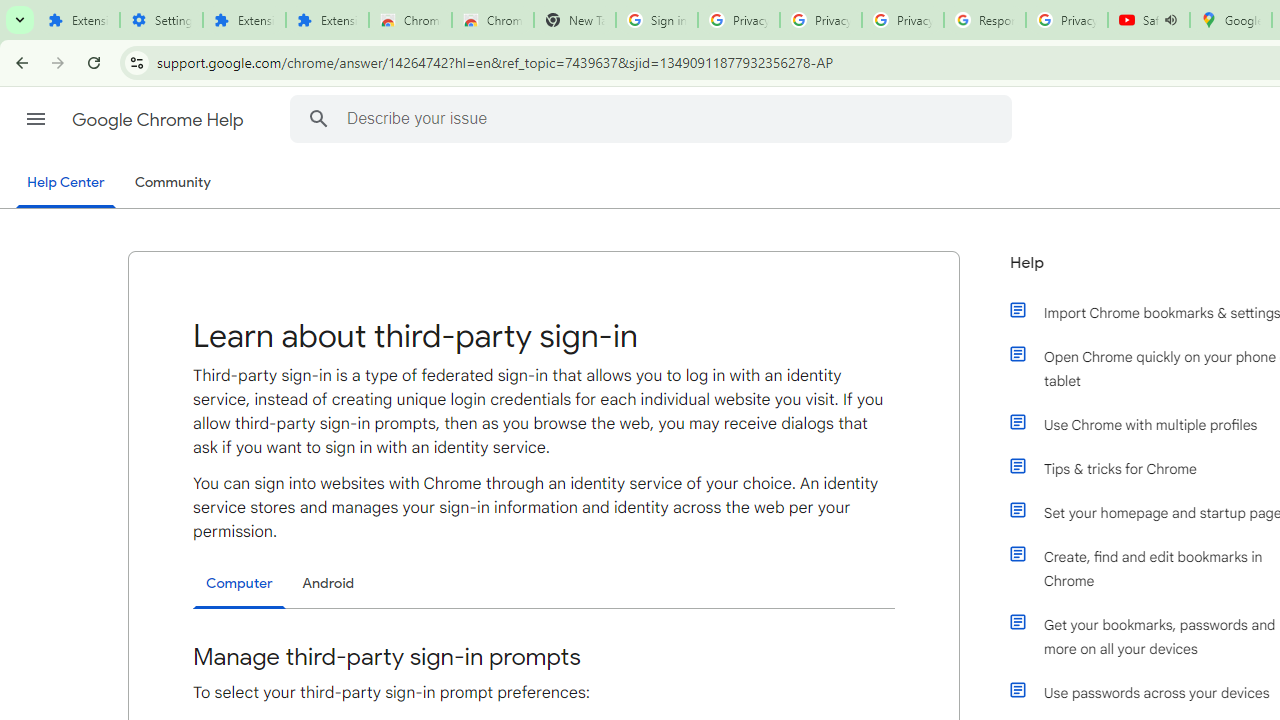  What do you see at coordinates (654, 118) in the screenshot?
I see `'Describe your issue'` at bounding box center [654, 118].